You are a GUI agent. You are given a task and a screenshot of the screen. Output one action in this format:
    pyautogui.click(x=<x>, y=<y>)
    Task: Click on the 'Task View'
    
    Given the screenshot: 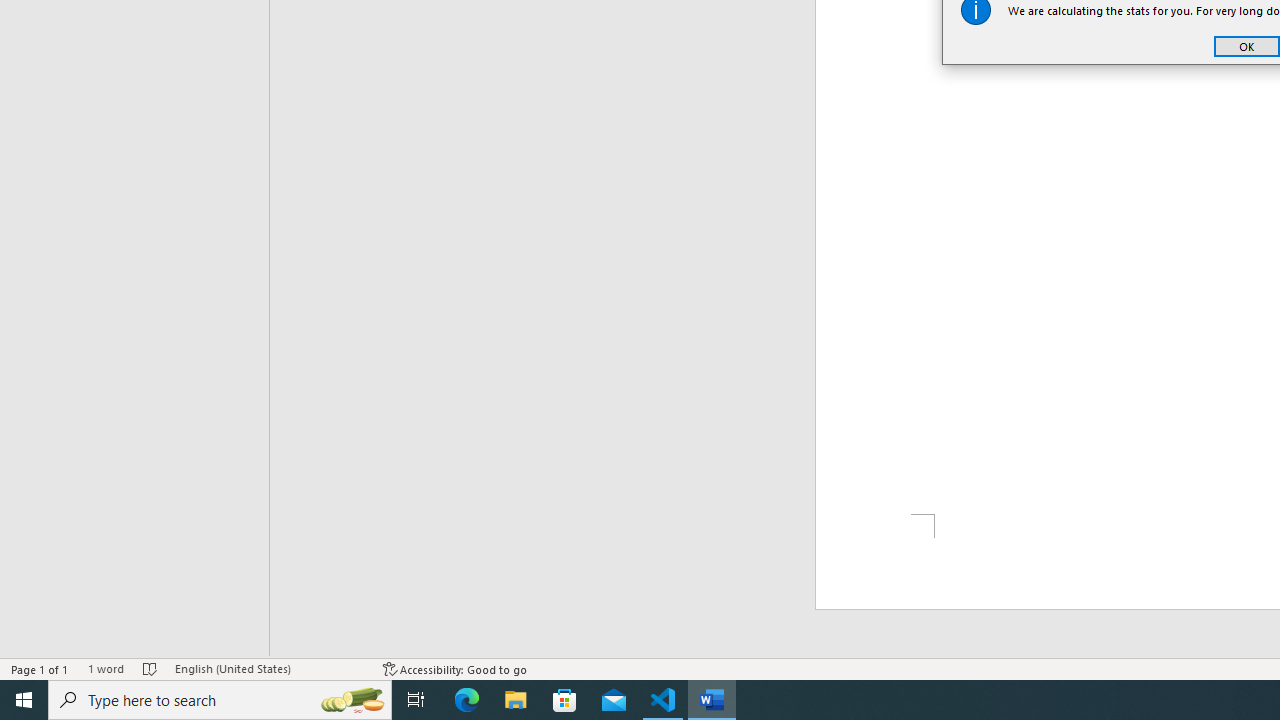 What is the action you would take?
    pyautogui.click(x=415, y=698)
    